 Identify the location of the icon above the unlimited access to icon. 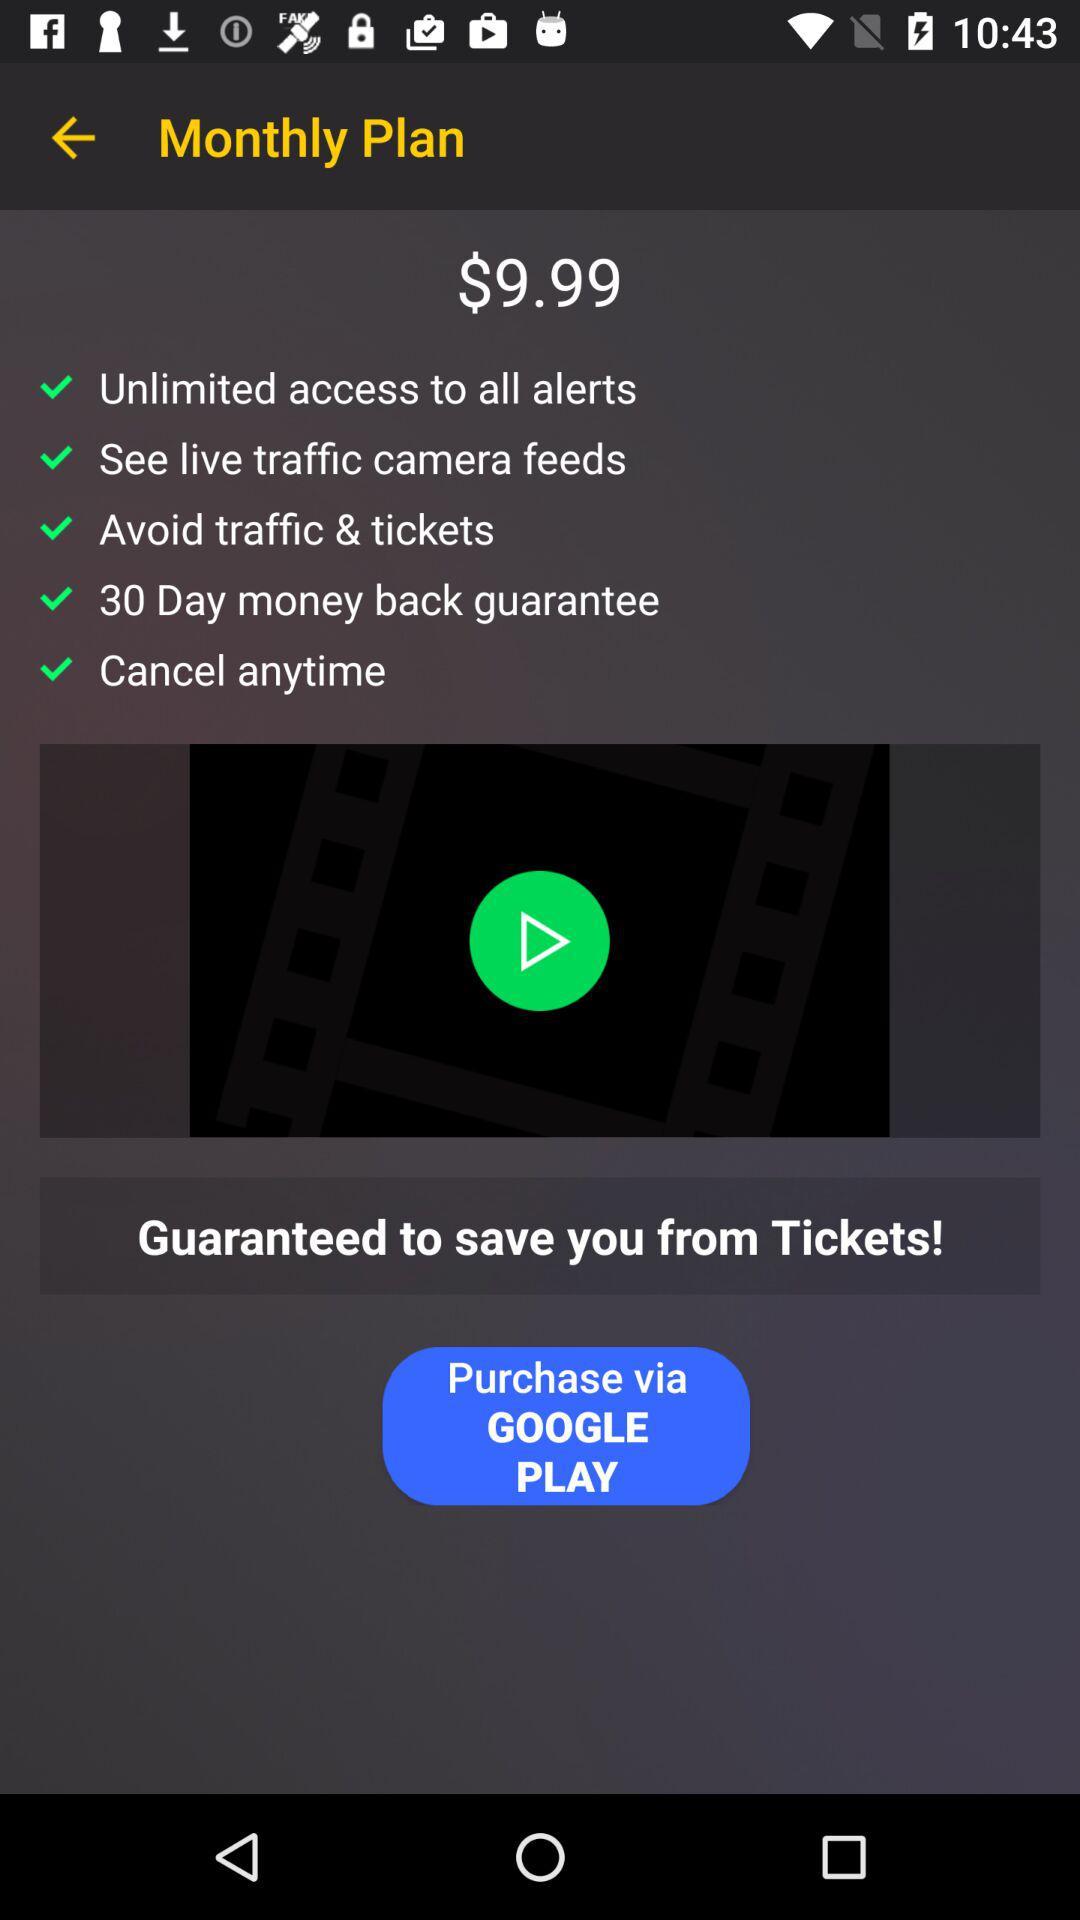
(72, 135).